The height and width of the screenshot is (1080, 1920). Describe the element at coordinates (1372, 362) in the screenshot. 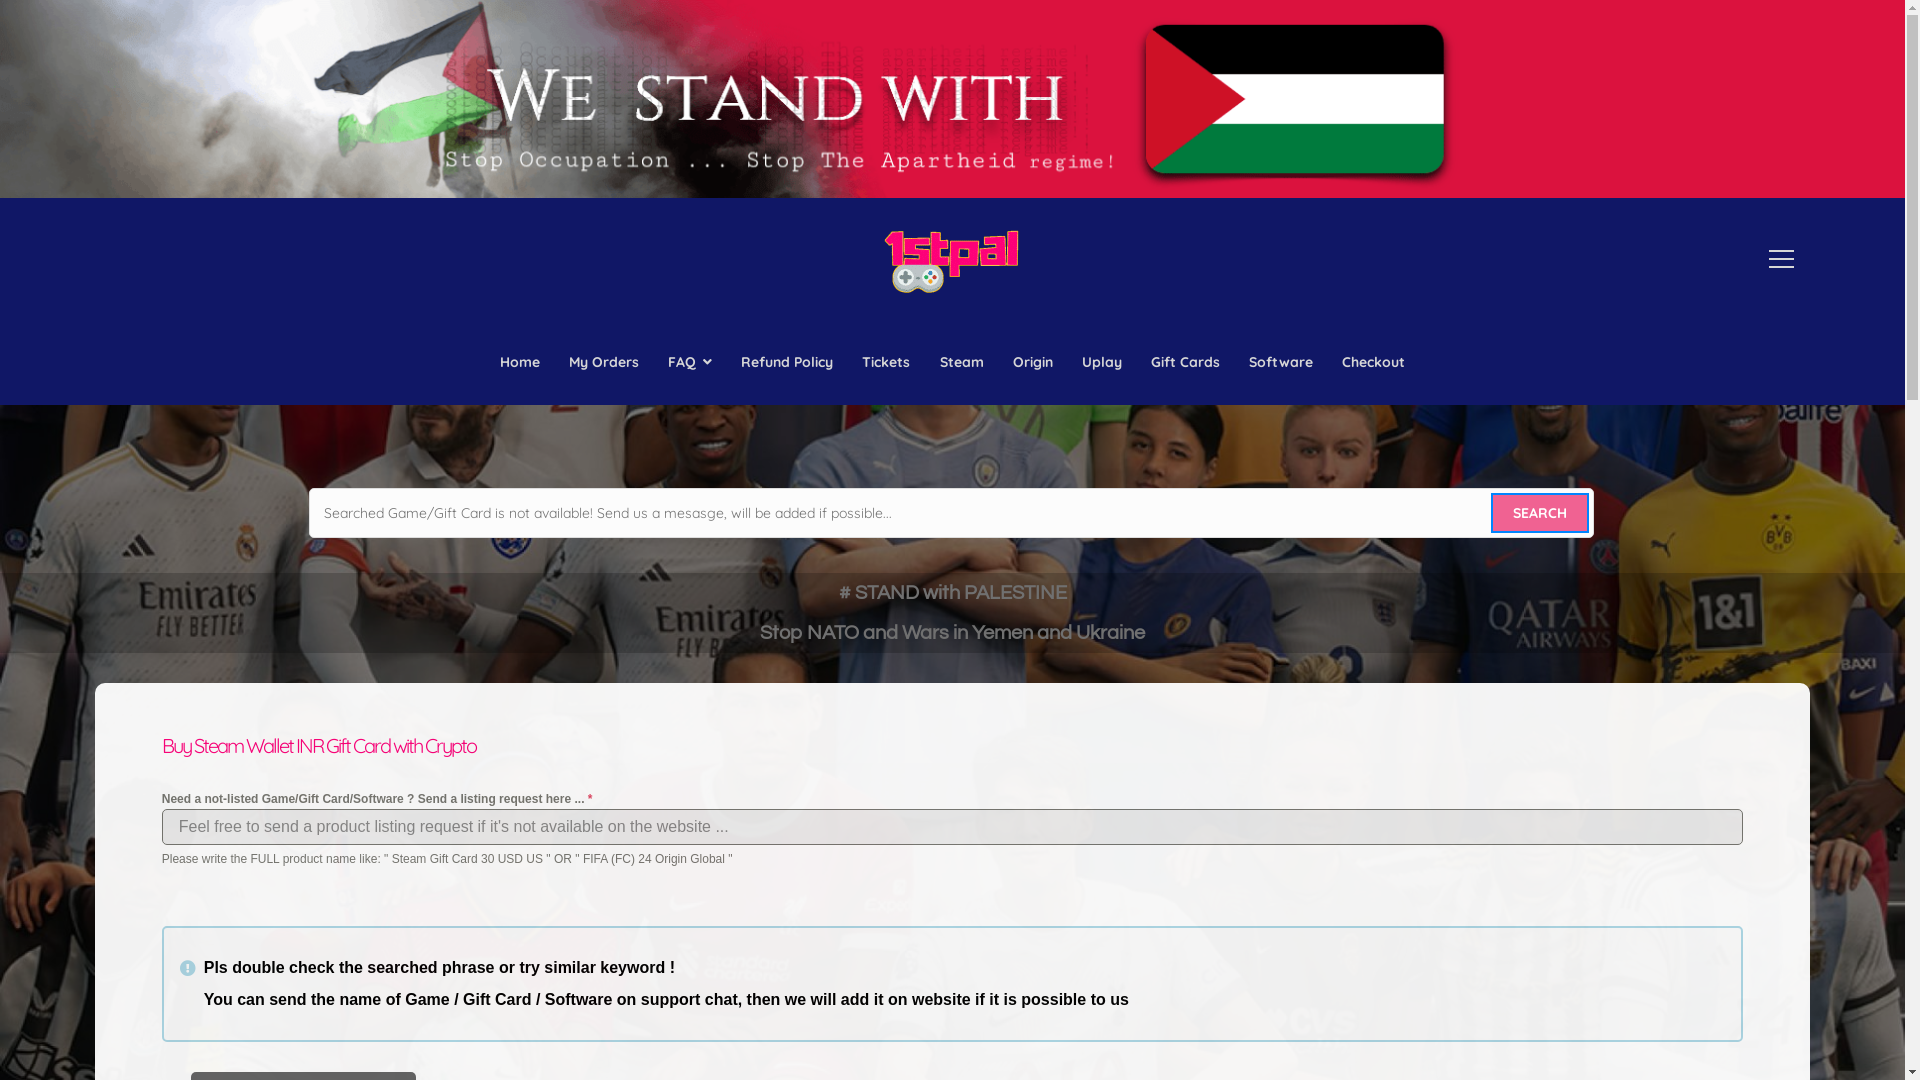

I see `'Checkout'` at that location.